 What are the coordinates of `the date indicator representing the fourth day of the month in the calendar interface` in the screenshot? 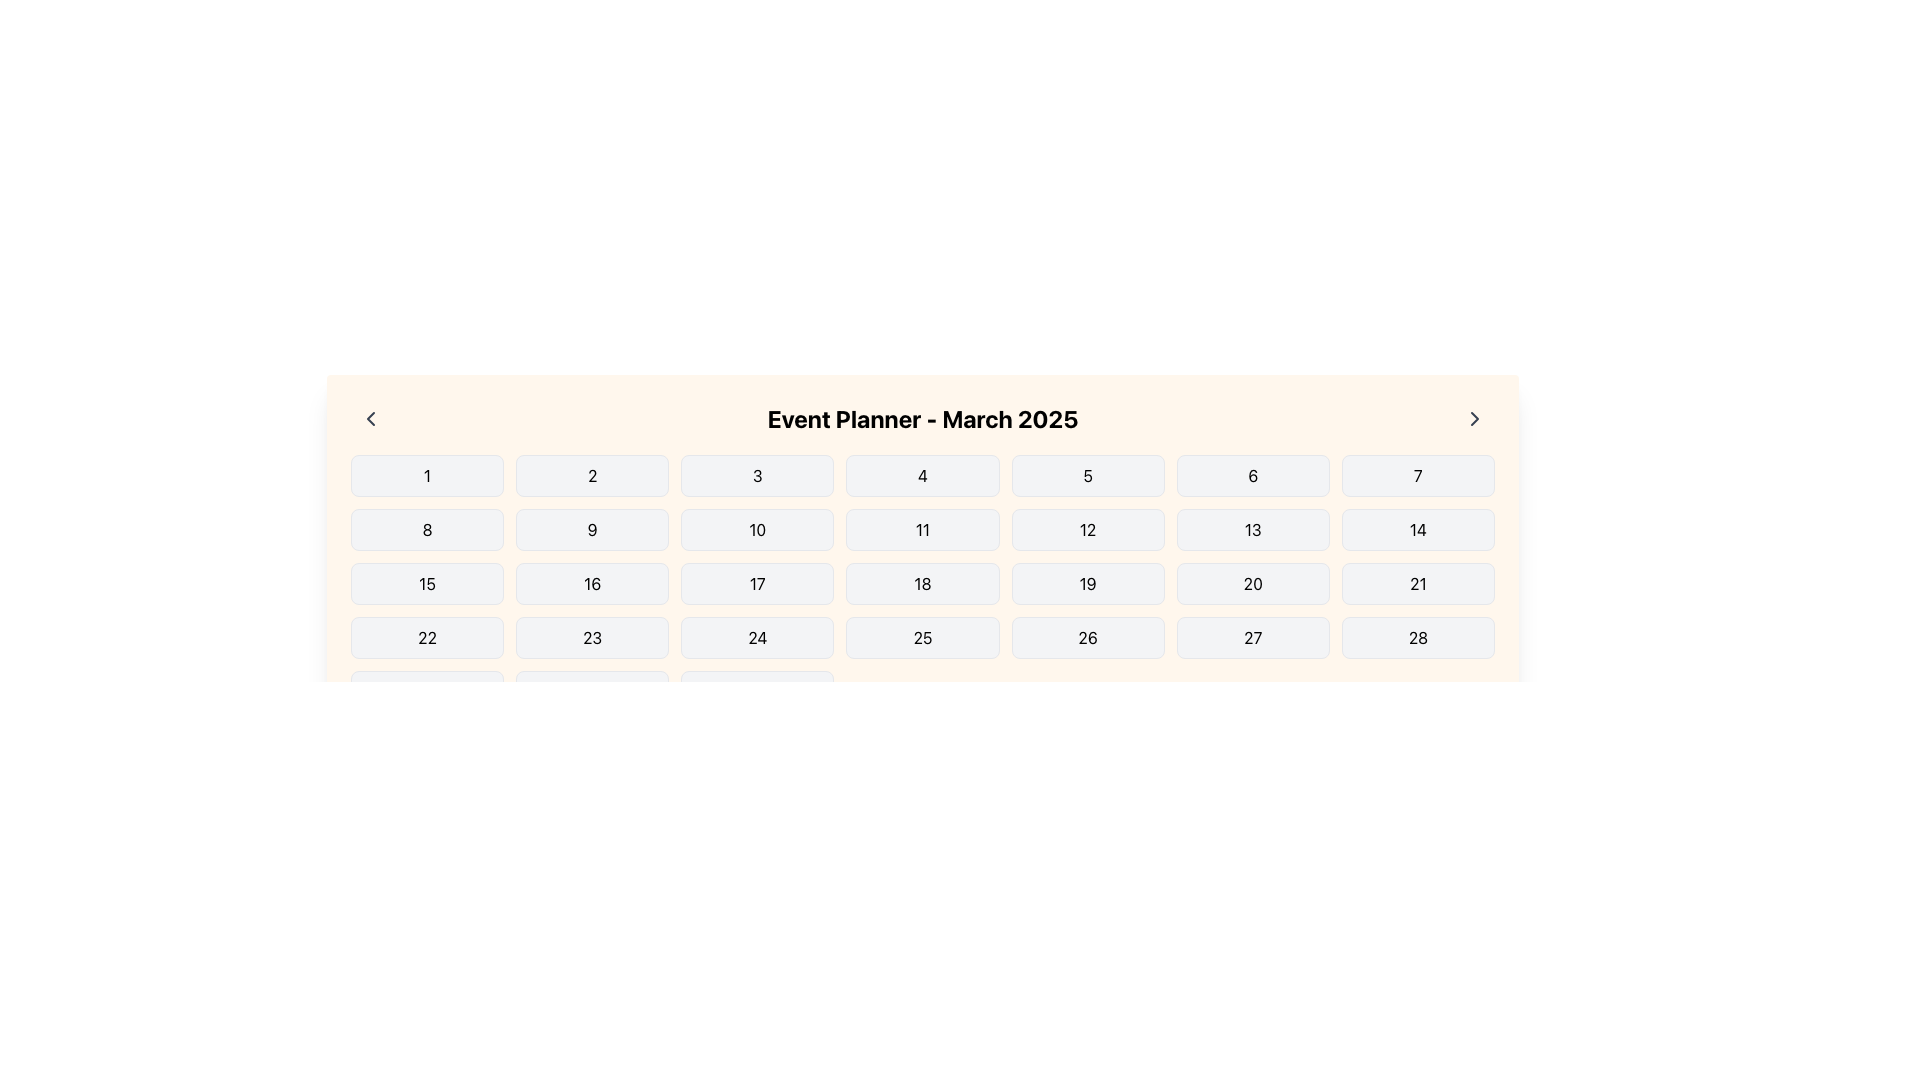 It's located at (921, 475).